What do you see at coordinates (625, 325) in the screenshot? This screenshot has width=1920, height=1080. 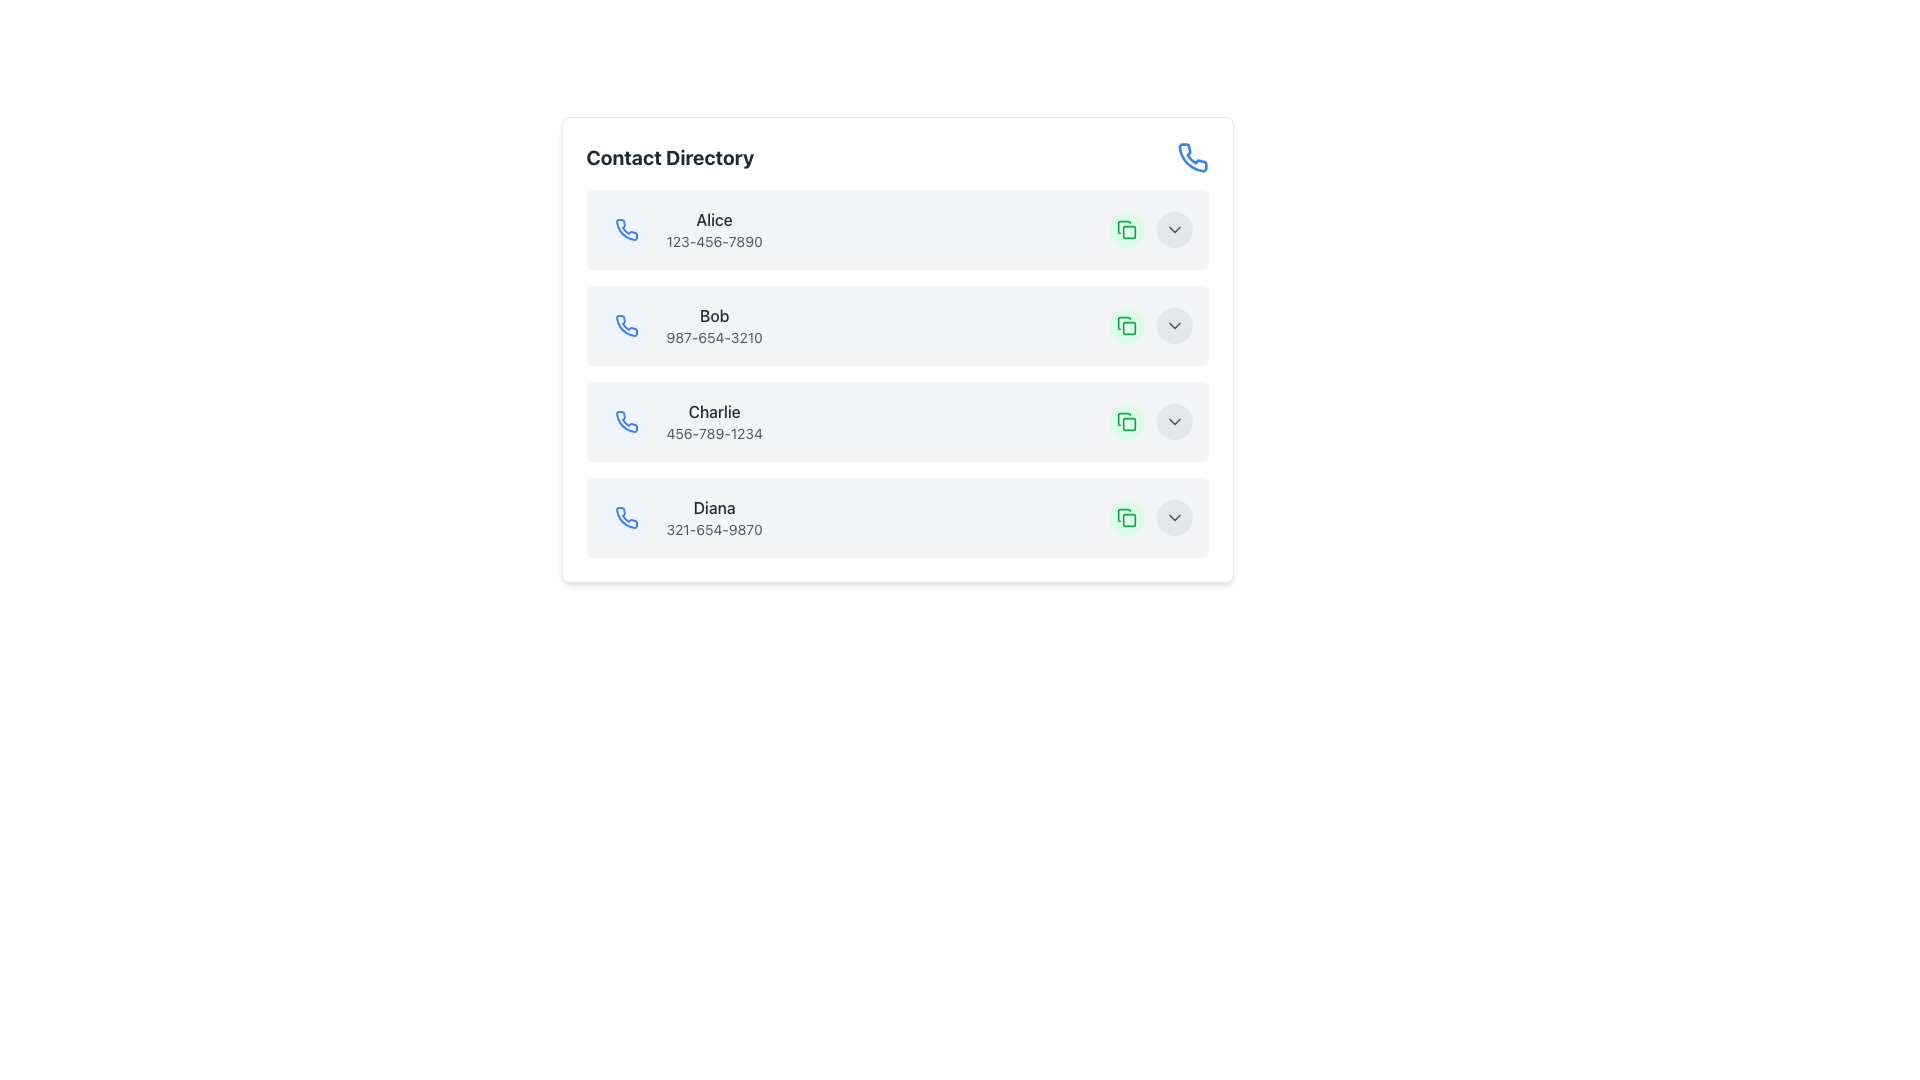 I see `the phone icon representing the contact 'Bob' (987-654-3210) in the contact directory for its visual indication` at bounding box center [625, 325].